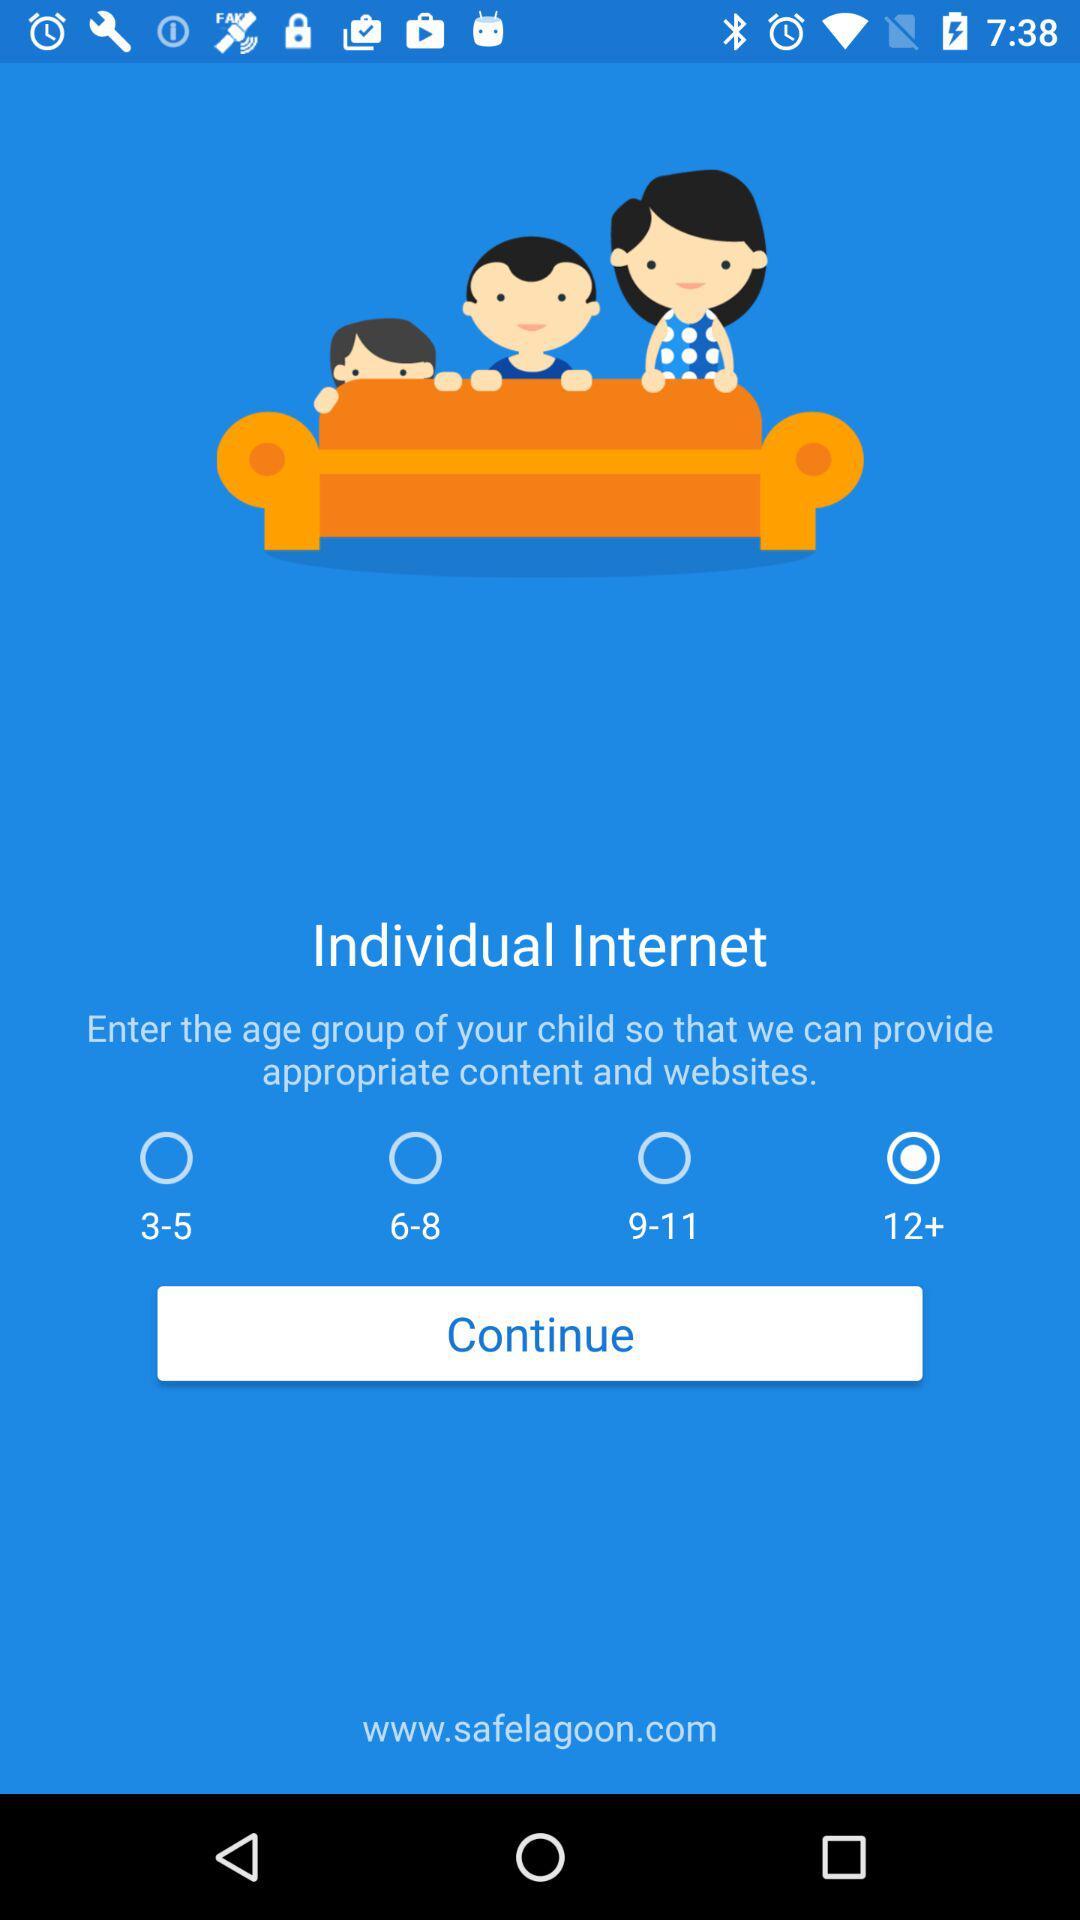 The height and width of the screenshot is (1920, 1080). Describe the element at coordinates (165, 1182) in the screenshot. I see `the icon below the enter the age icon` at that location.